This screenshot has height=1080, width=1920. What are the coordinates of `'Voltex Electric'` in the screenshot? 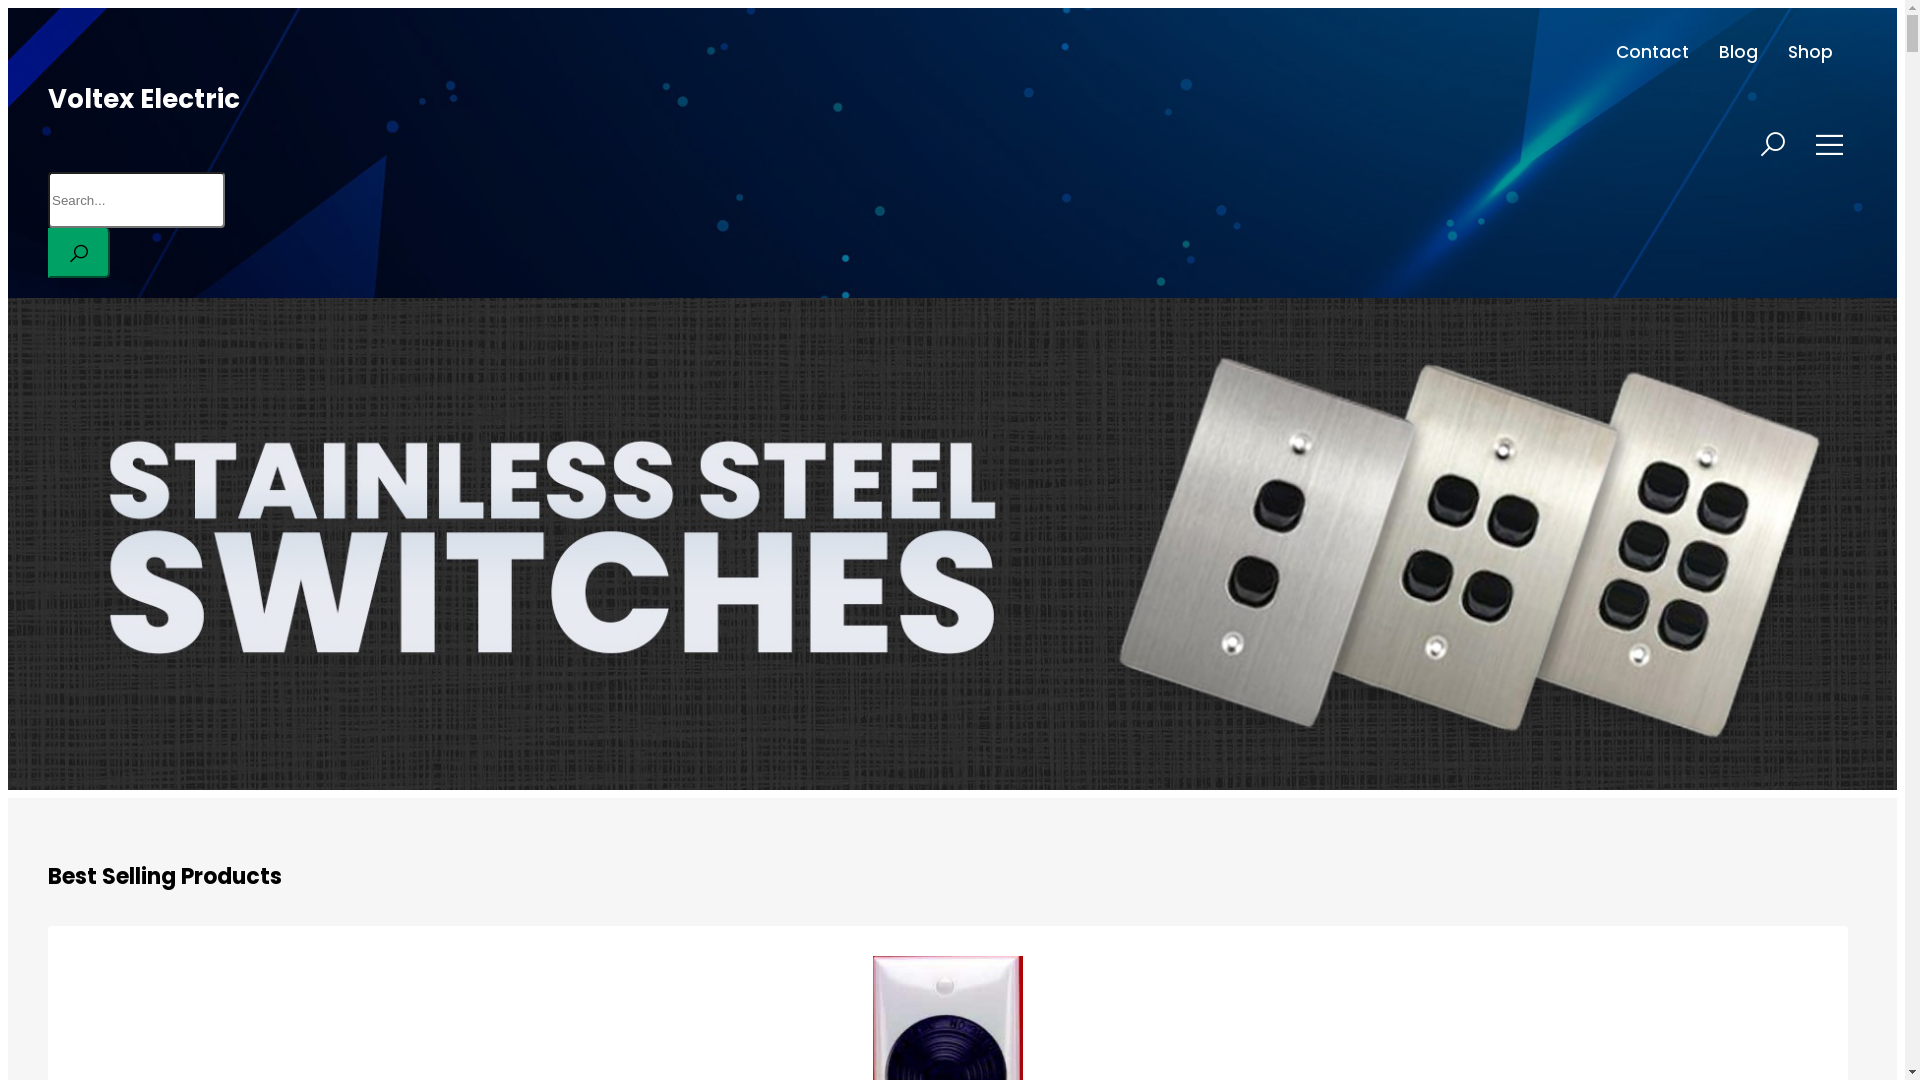 It's located at (48, 99).